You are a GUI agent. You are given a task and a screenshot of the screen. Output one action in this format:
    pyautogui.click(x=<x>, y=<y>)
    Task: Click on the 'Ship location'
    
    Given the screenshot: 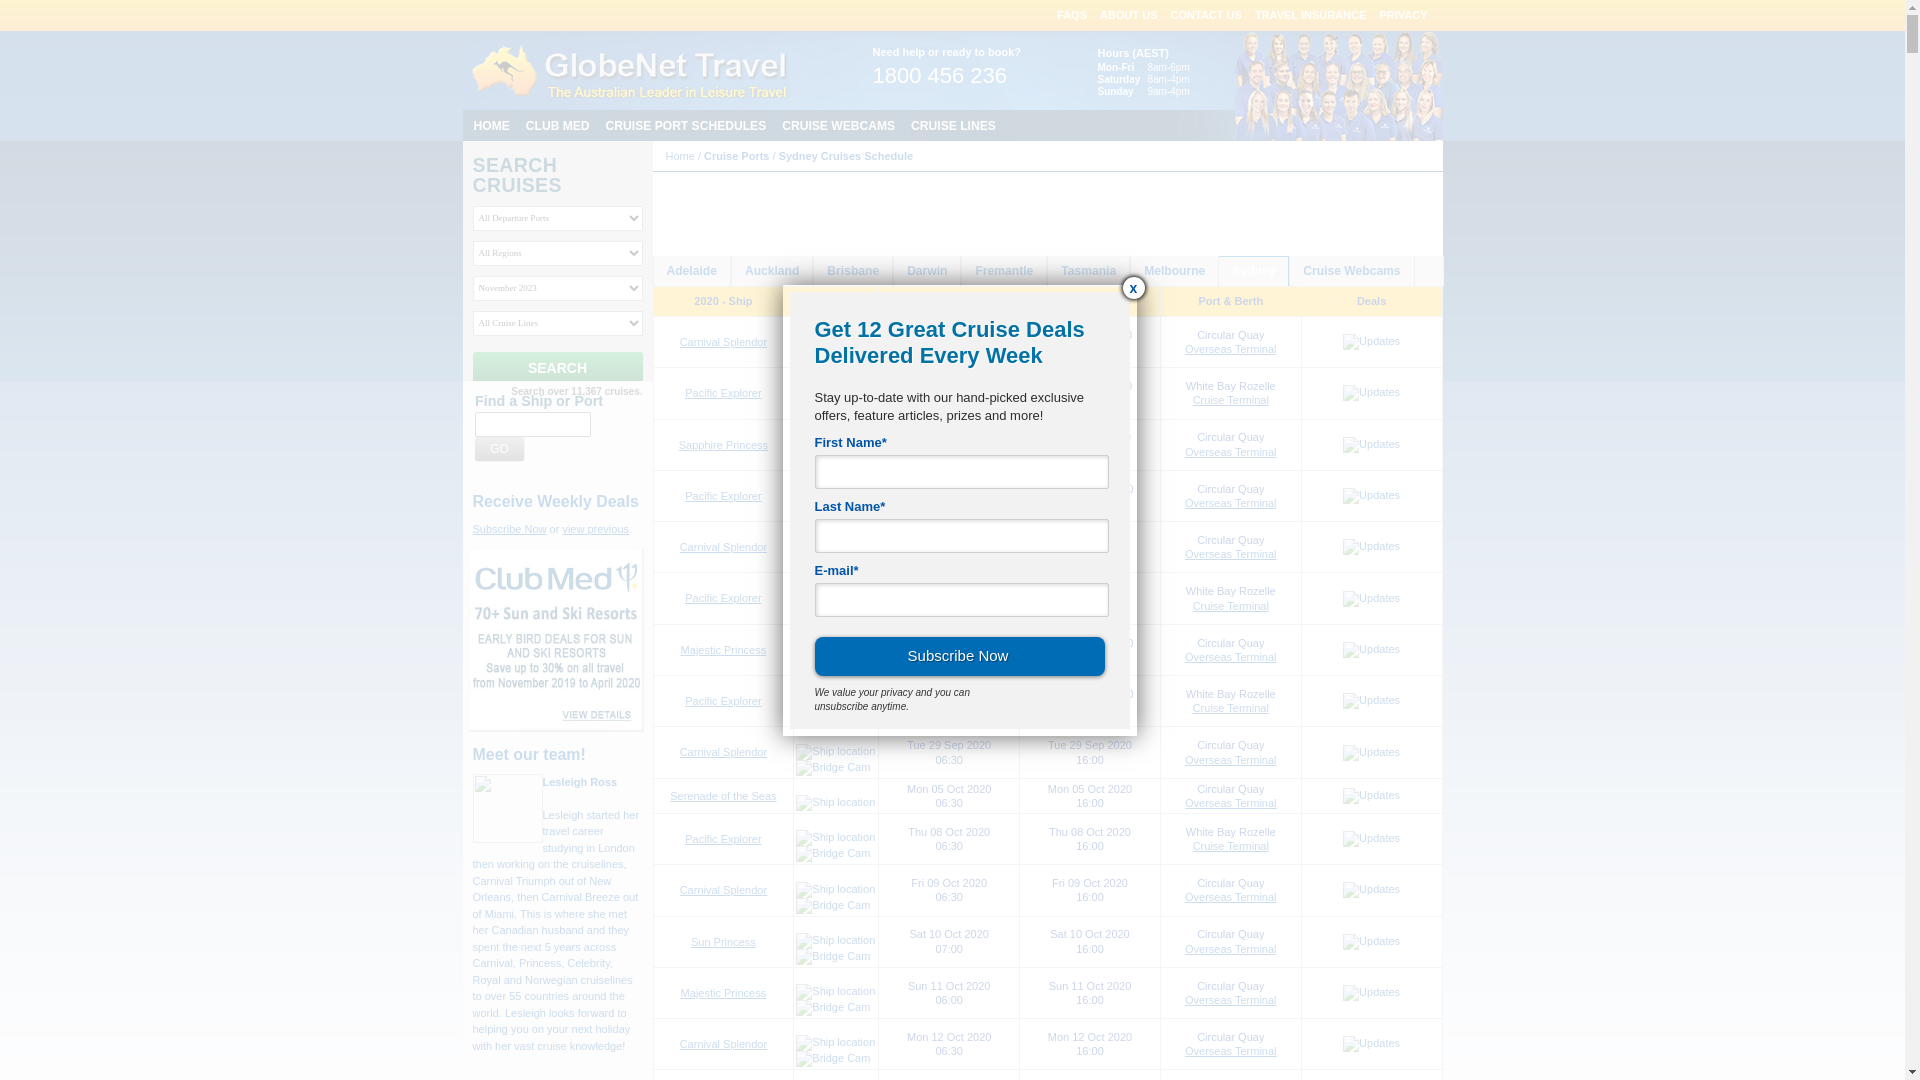 What is the action you would take?
    pyautogui.click(x=835, y=393)
    